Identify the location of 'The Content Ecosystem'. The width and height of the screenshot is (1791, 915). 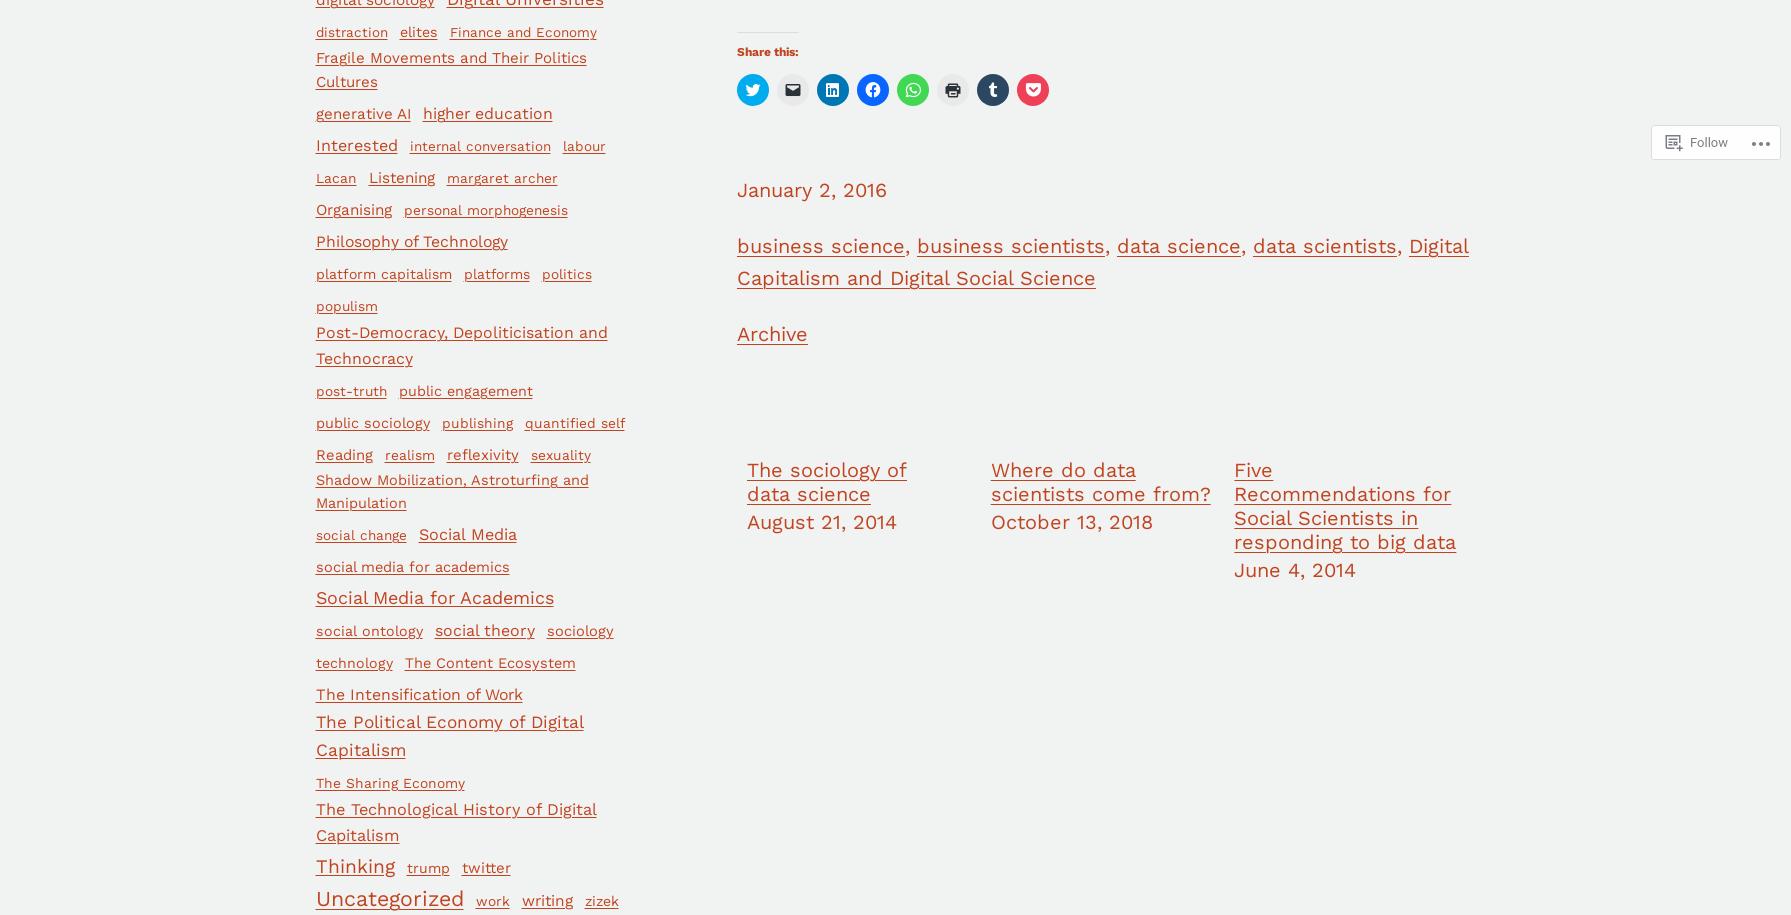
(489, 661).